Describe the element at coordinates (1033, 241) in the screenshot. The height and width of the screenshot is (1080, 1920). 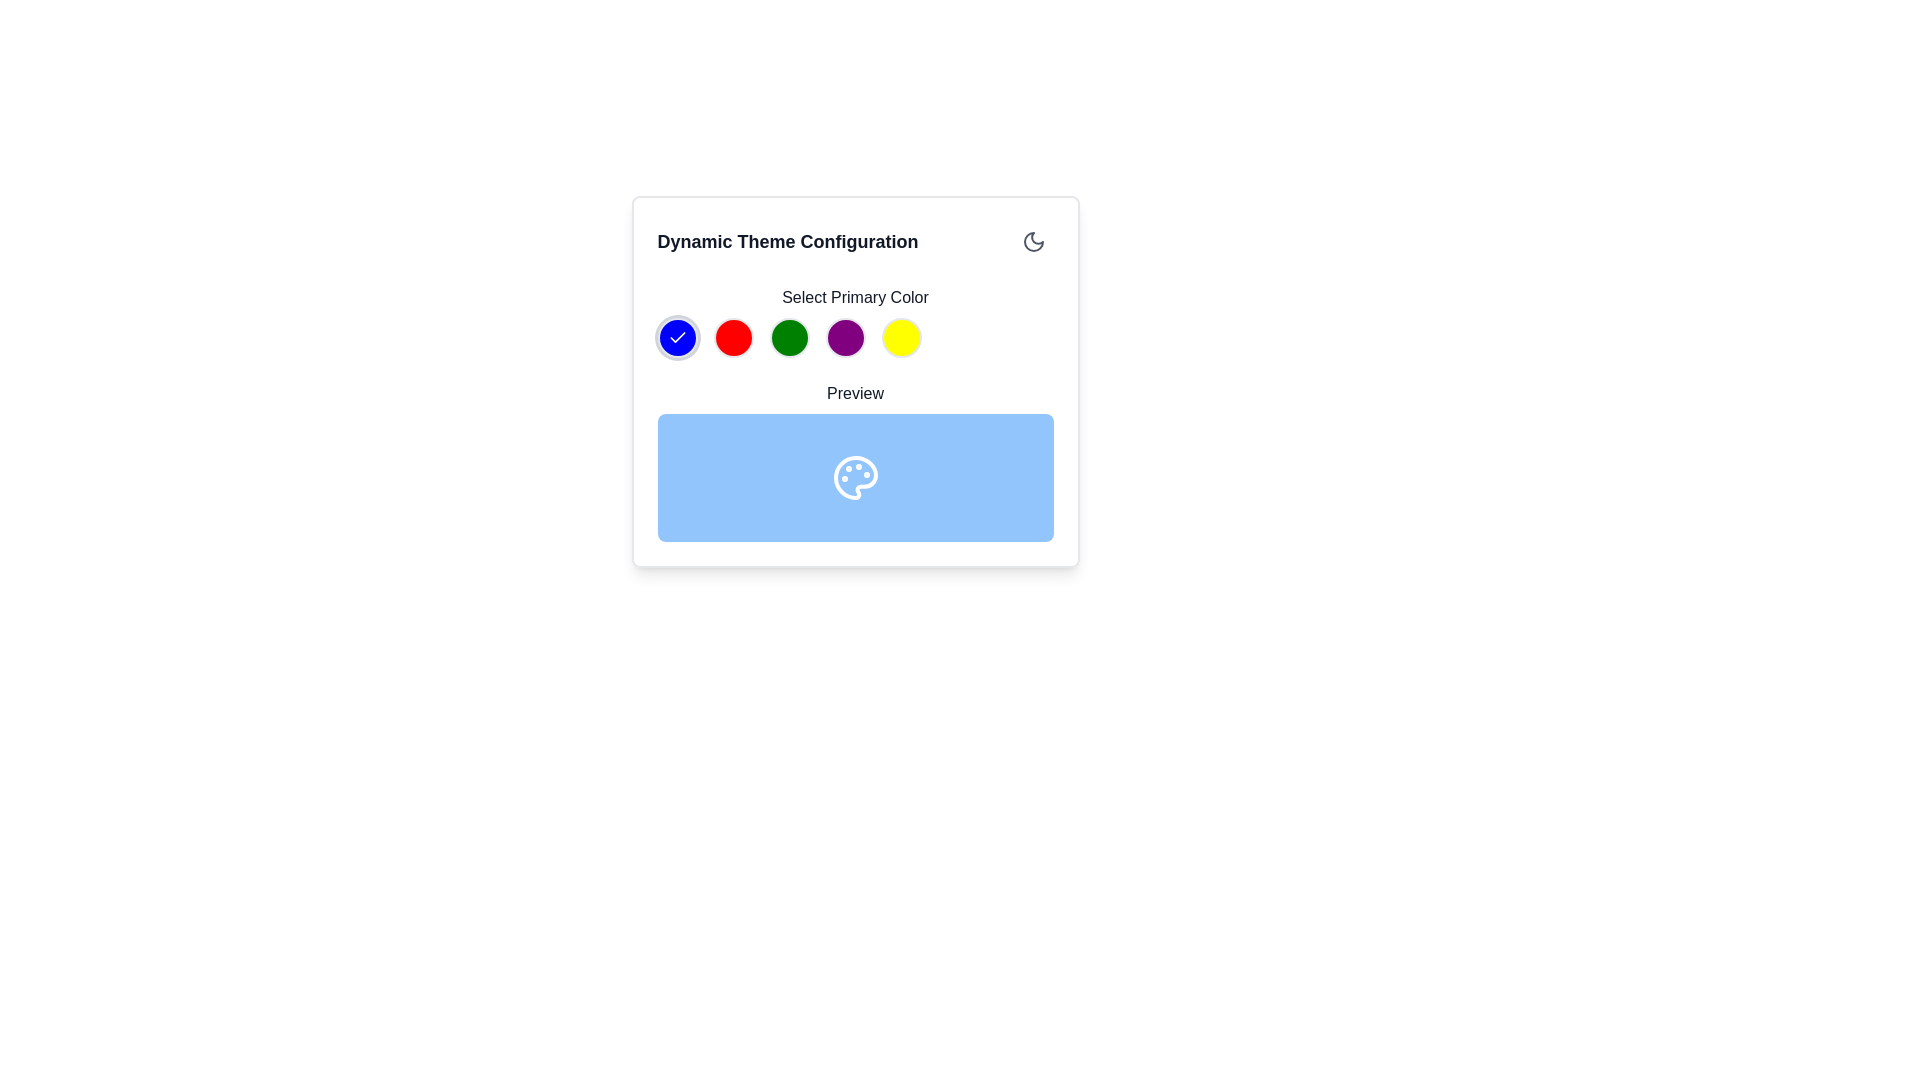
I see `the crescent moon icon in the top right corner of the 'Dynamic Theme Configuration' panel to toggle dark mode` at that location.